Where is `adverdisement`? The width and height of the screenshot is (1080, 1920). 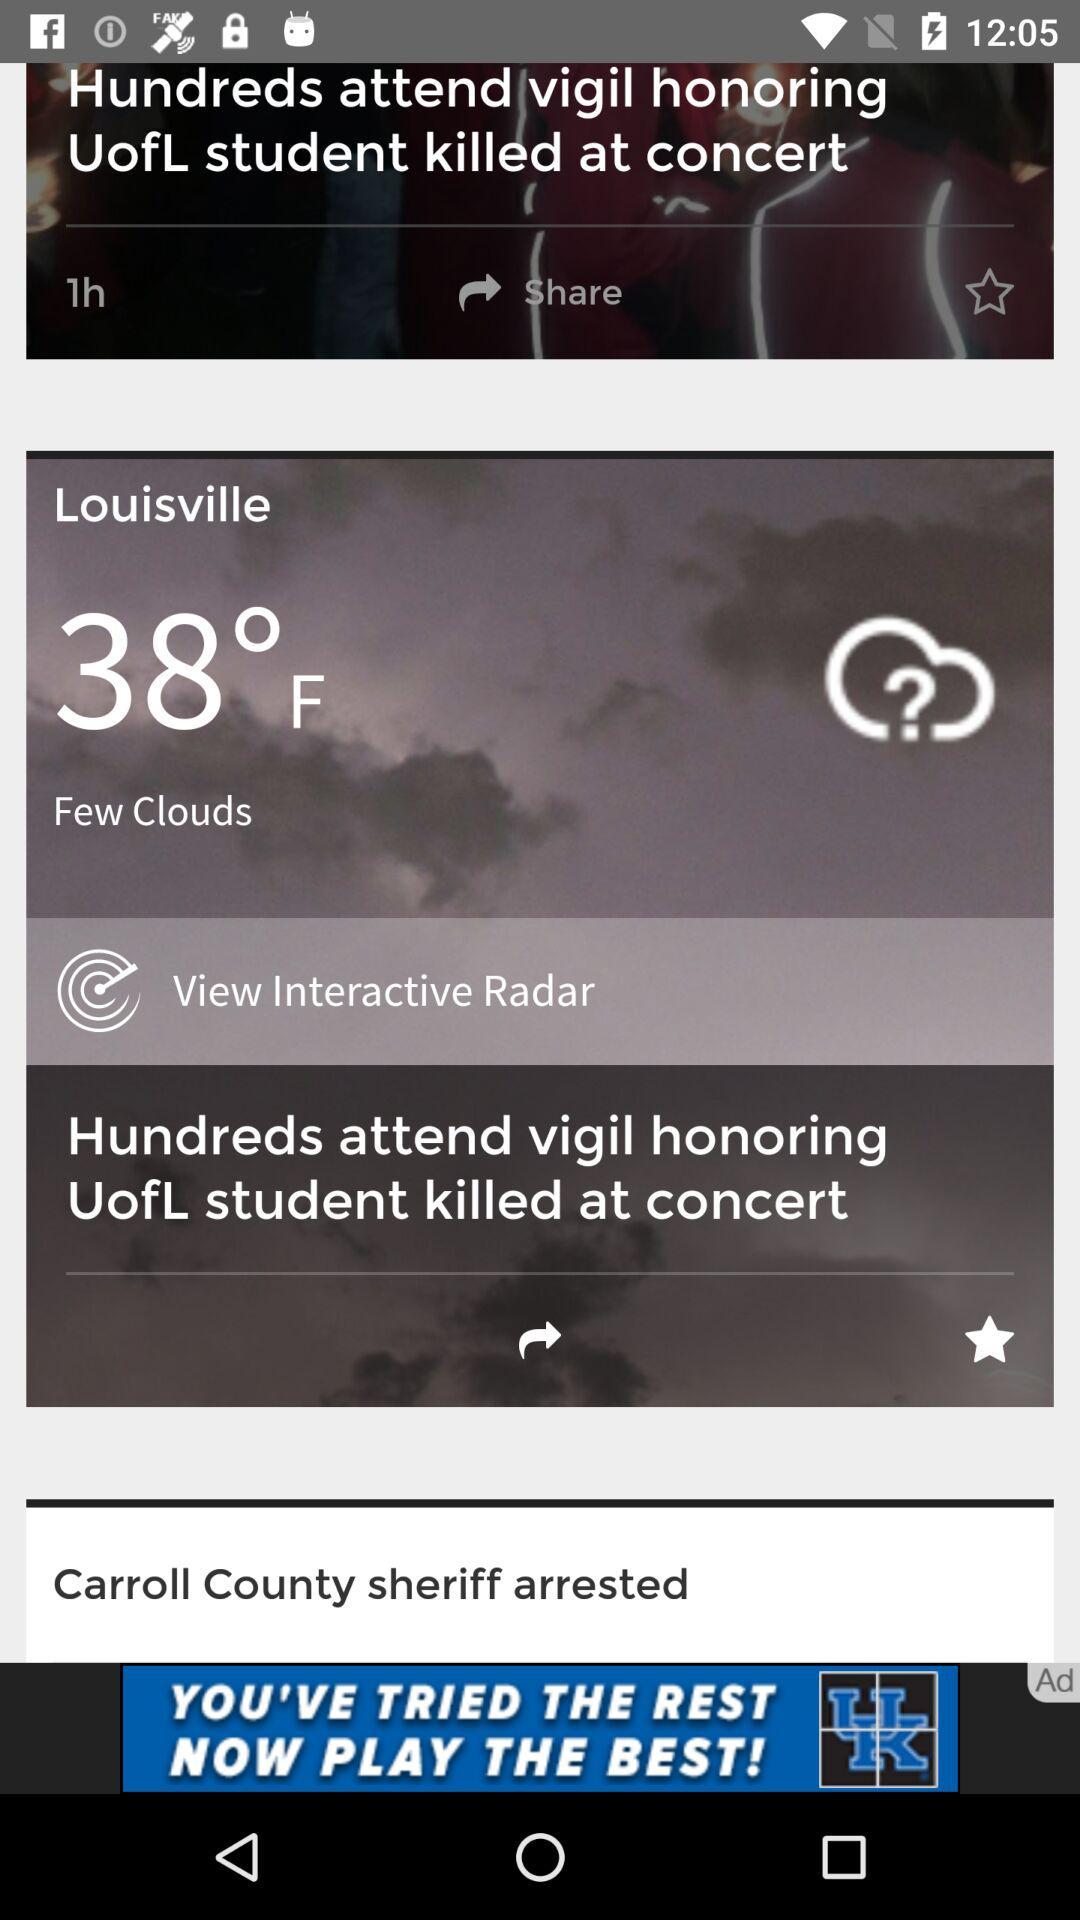
adverdisement is located at coordinates (540, 1727).